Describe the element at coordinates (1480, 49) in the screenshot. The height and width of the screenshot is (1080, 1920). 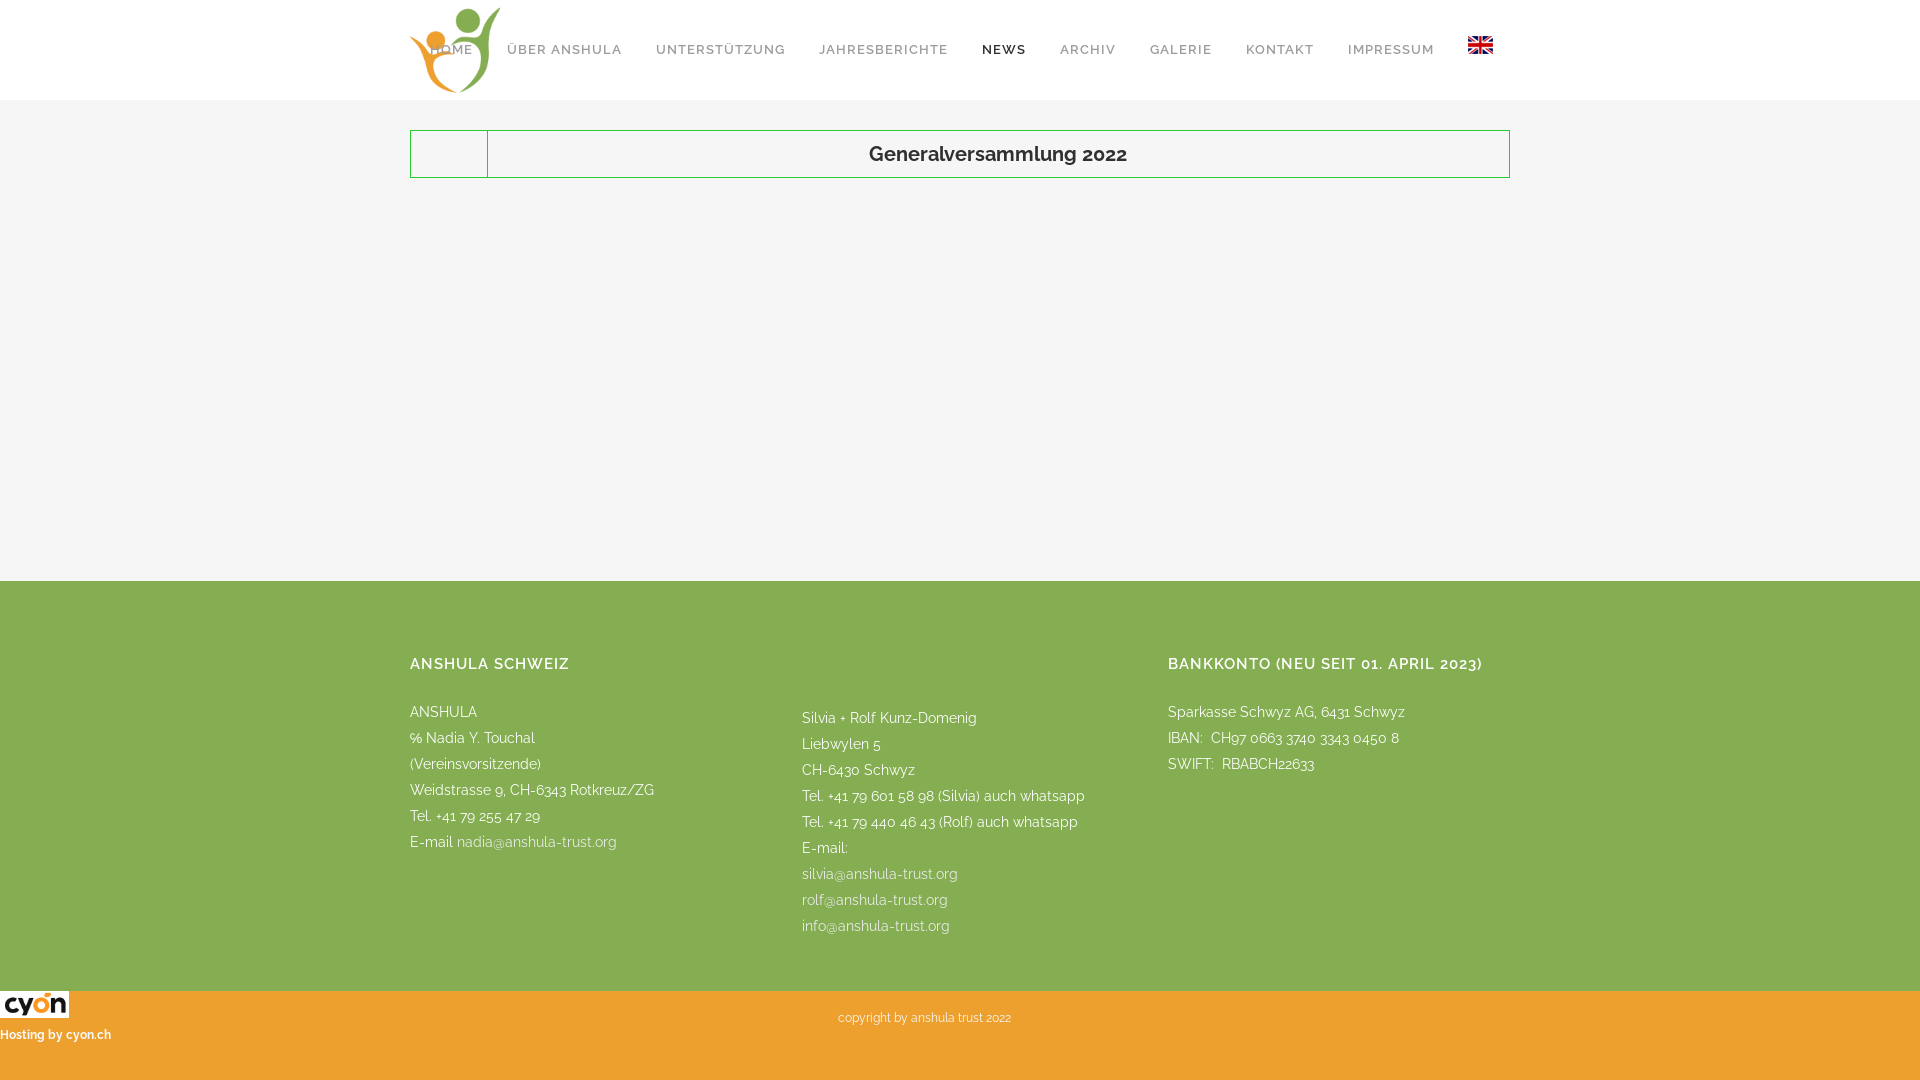
I see `'English'` at that location.